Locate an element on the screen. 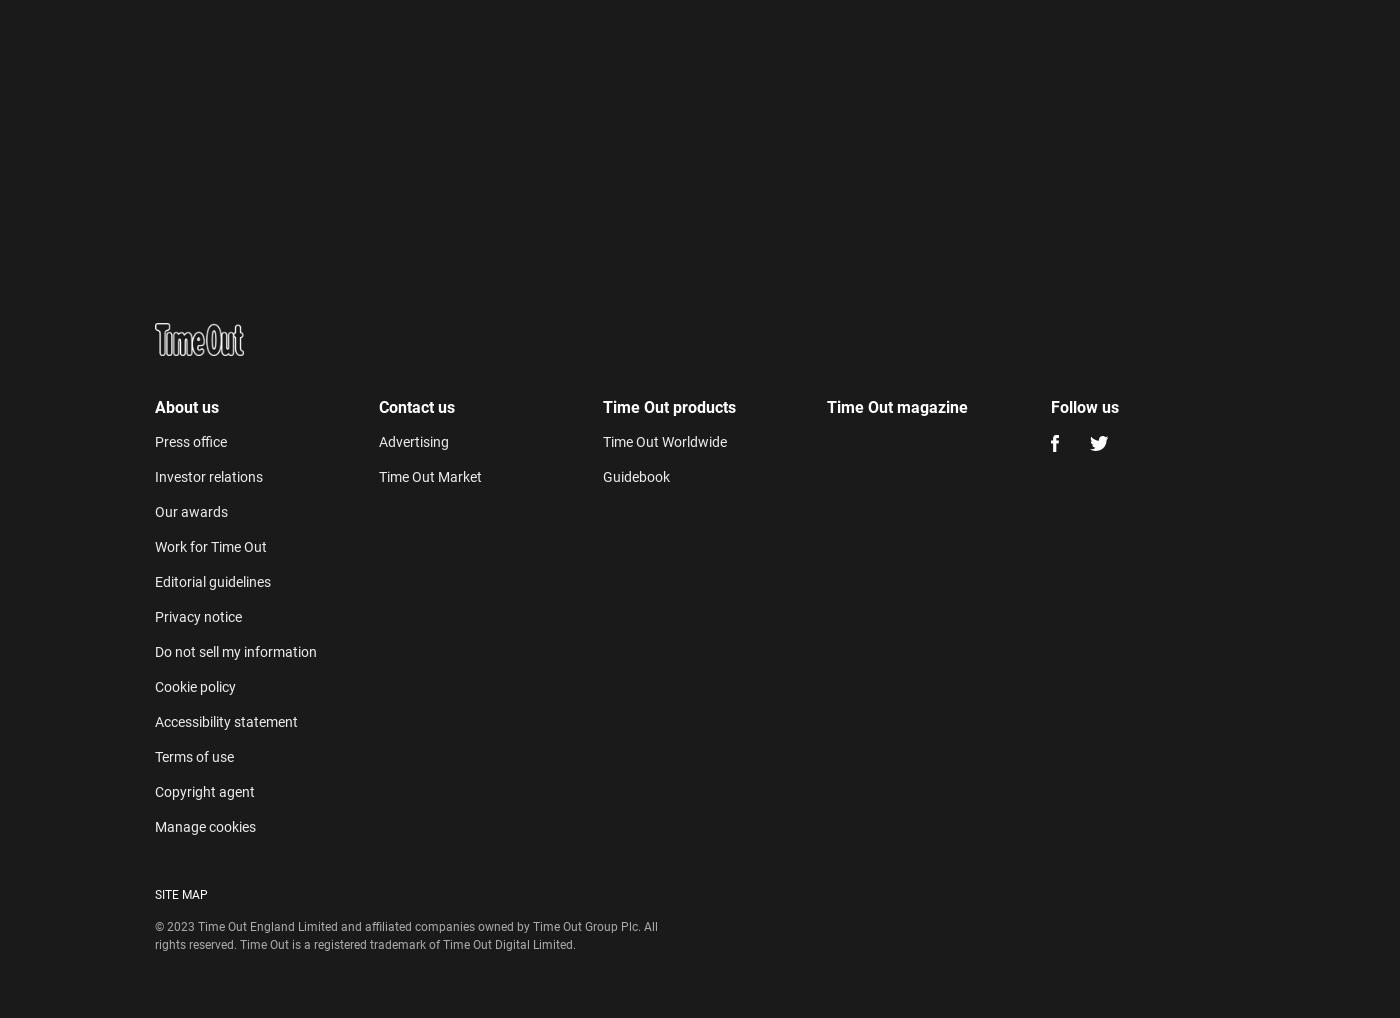  'Accessibility statement' is located at coordinates (226, 720).